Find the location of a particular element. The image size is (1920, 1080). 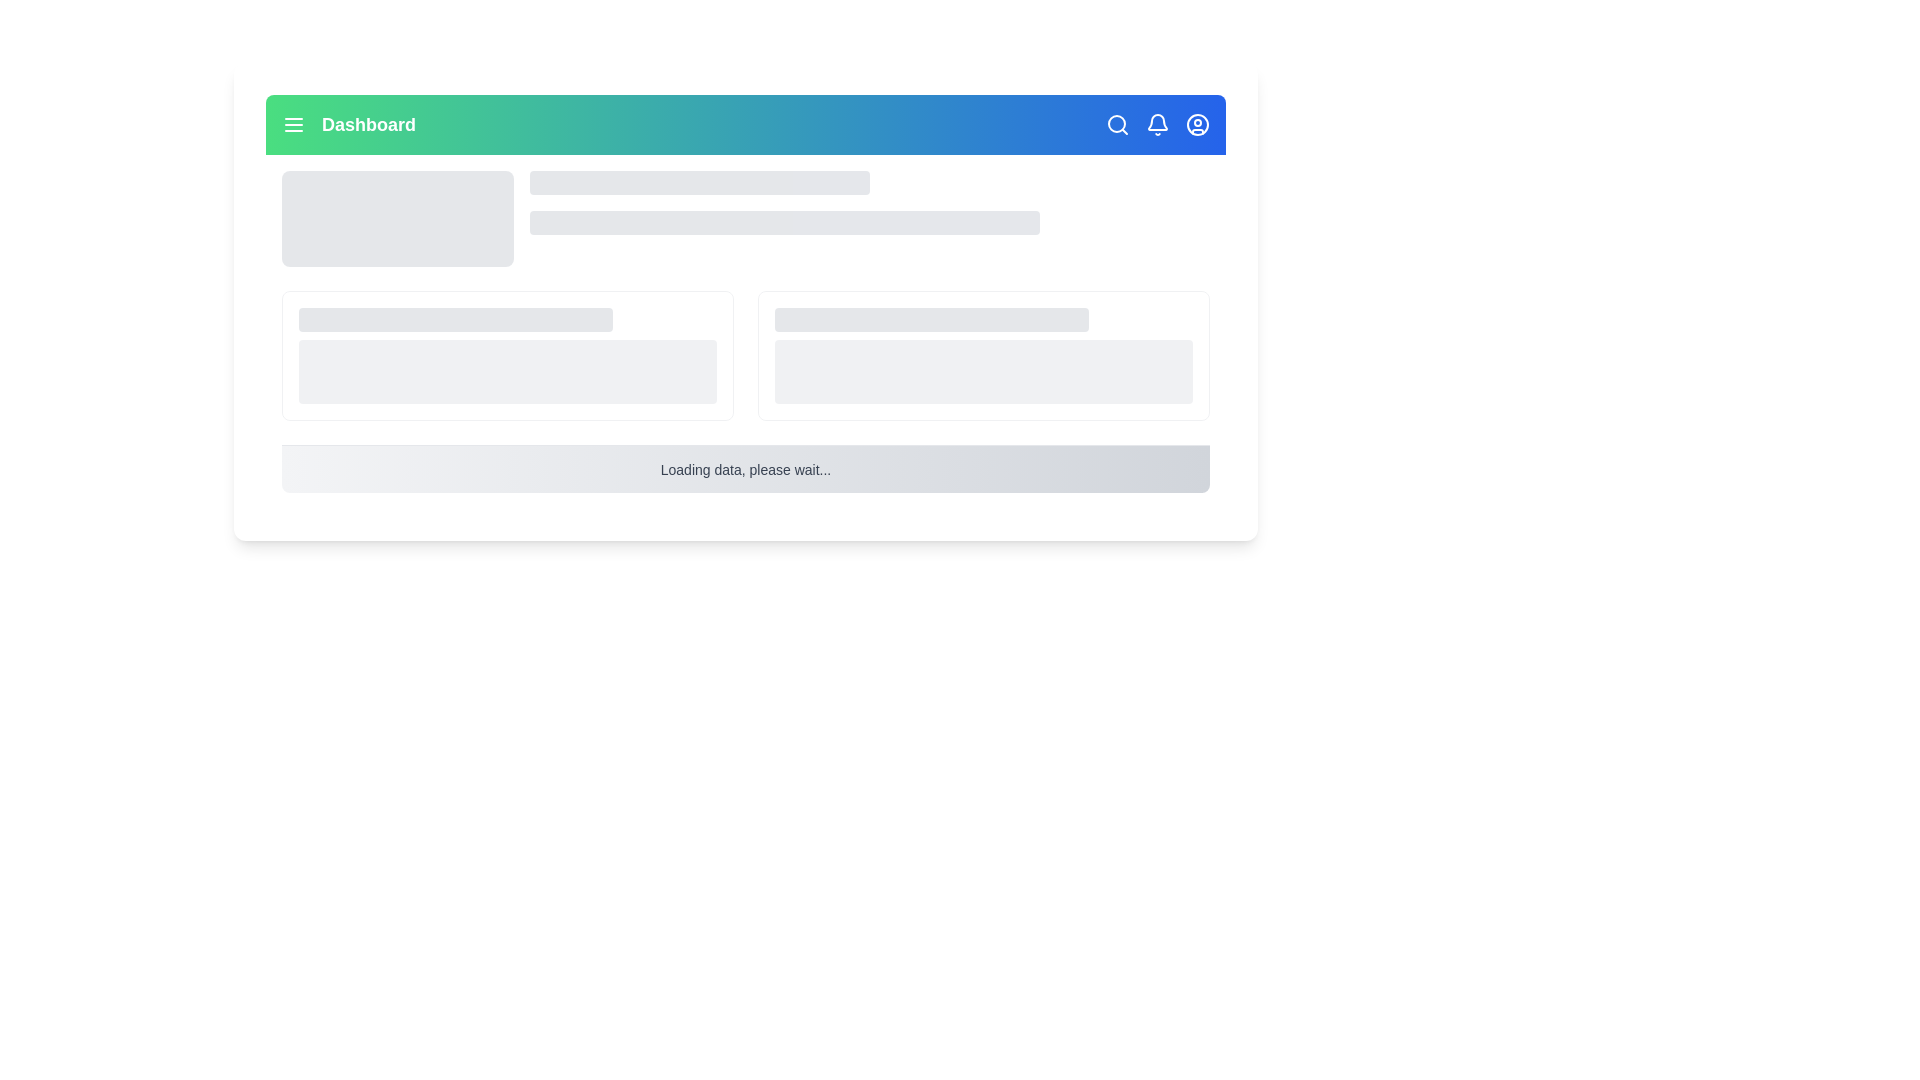

the bell-shaped notification icon with a white outline against a blue background is located at coordinates (1157, 124).